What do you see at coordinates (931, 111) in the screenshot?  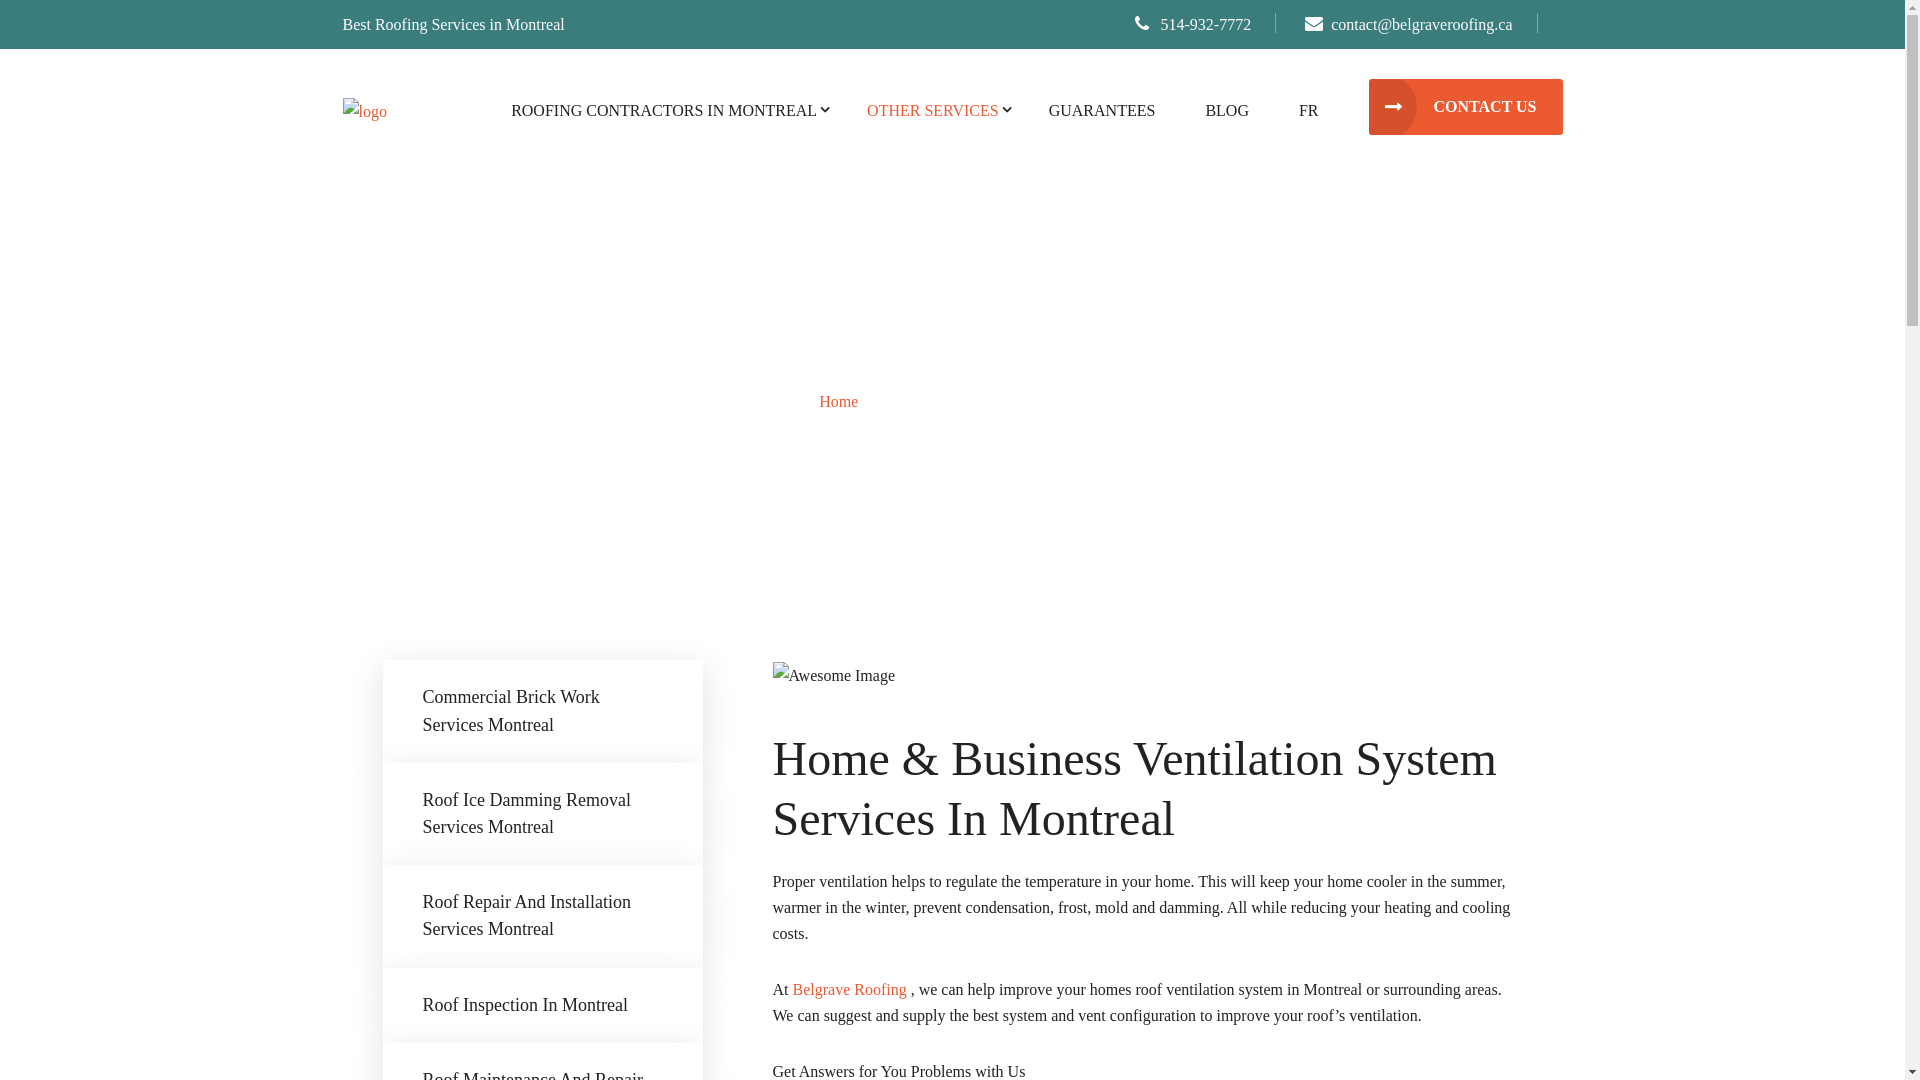 I see `'OTHER SERVICES'` at bounding box center [931, 111].